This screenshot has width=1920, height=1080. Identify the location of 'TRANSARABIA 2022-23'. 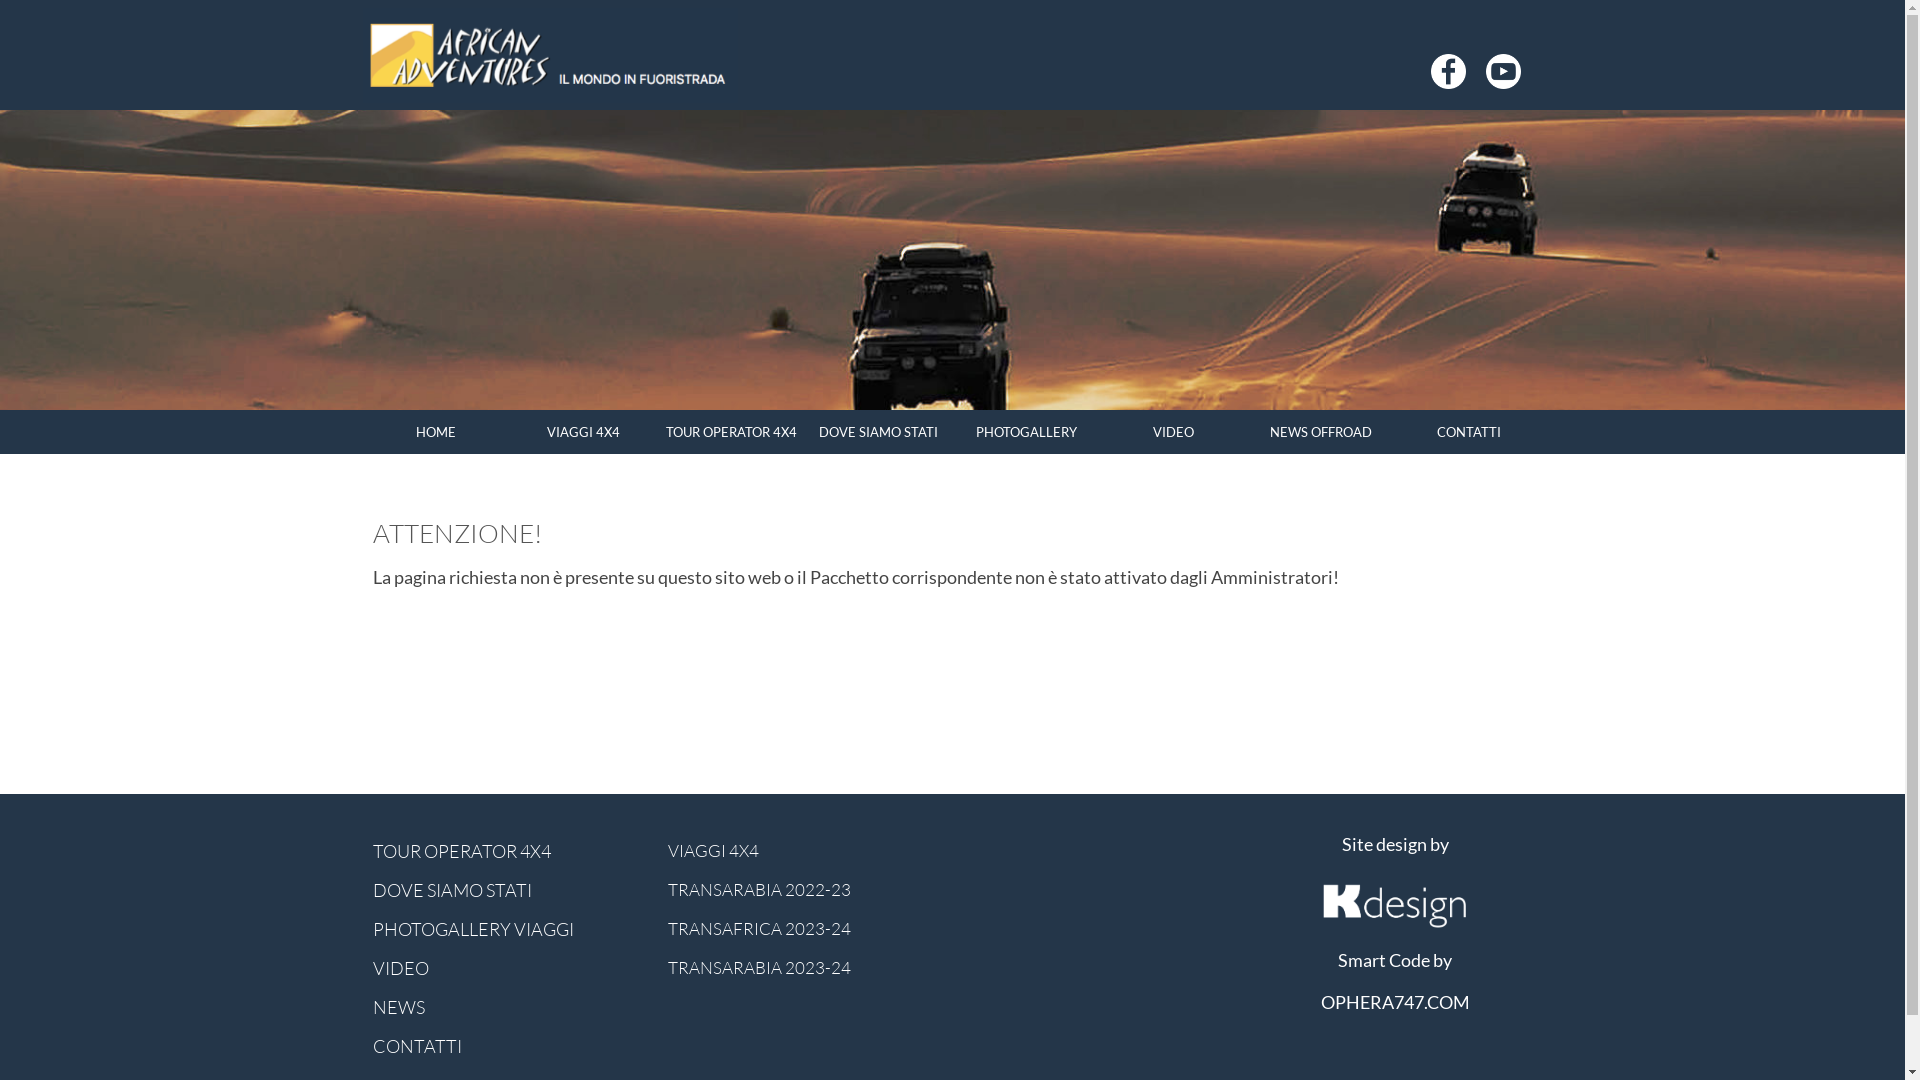
(805, 889).